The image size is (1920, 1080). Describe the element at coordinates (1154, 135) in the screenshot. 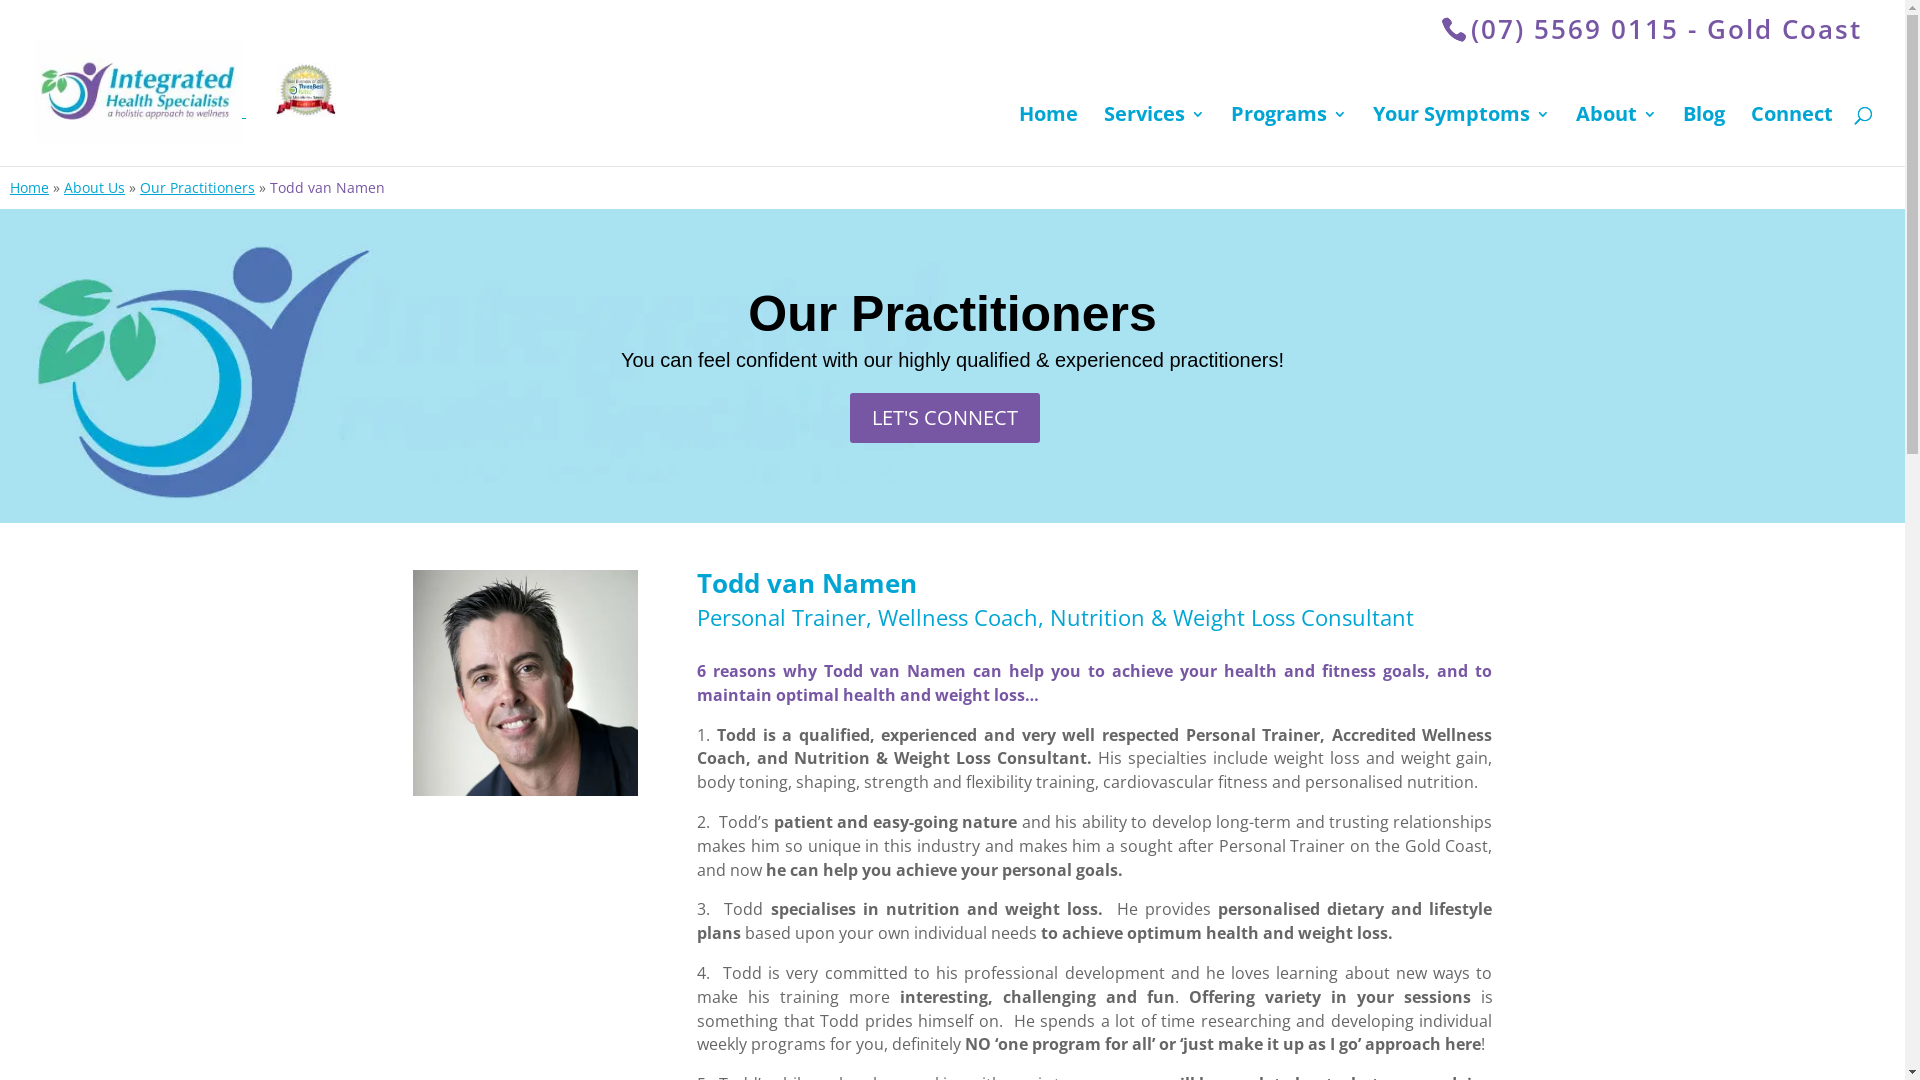

I see `'Services'` at that location.